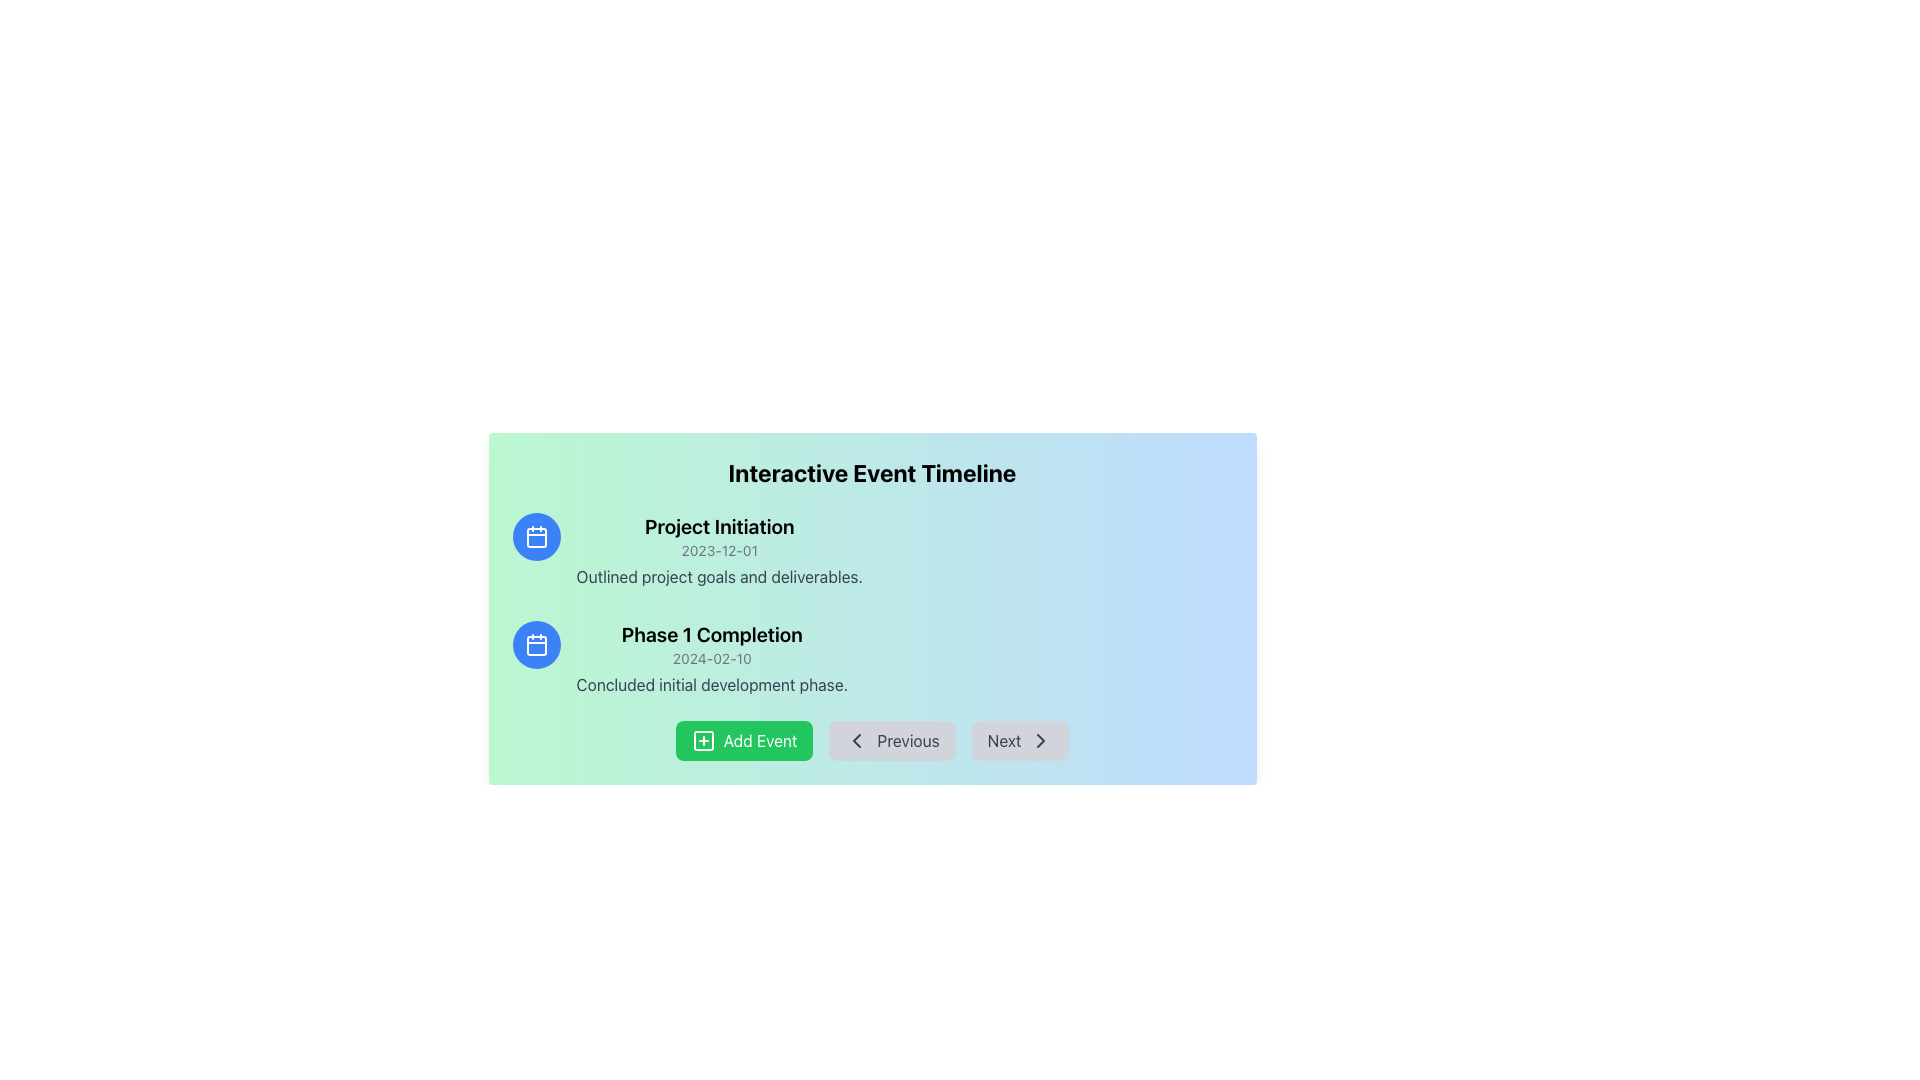  Describe the element at coordinates (857, 740) in the screenshot. I see `the chevron icon within the 'Previous' button` at that location.